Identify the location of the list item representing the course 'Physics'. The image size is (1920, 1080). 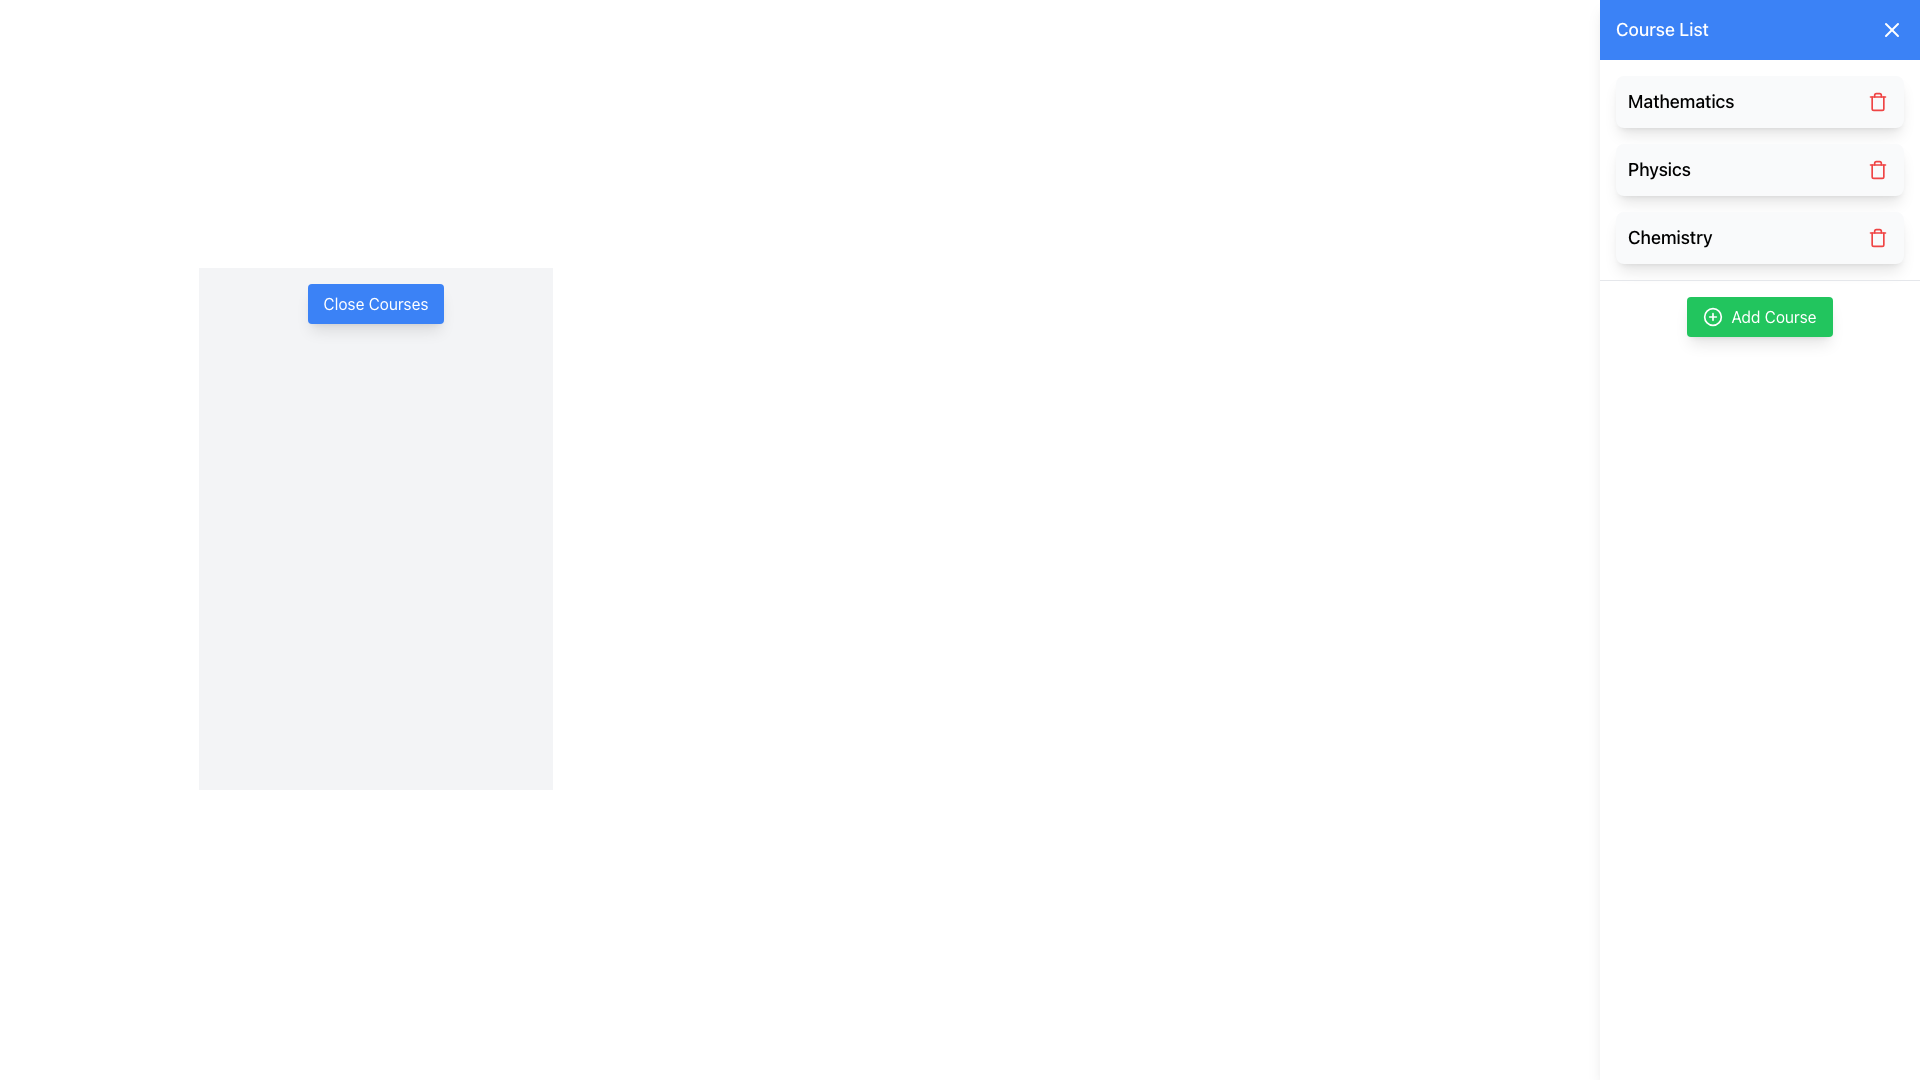
(1760, 168).